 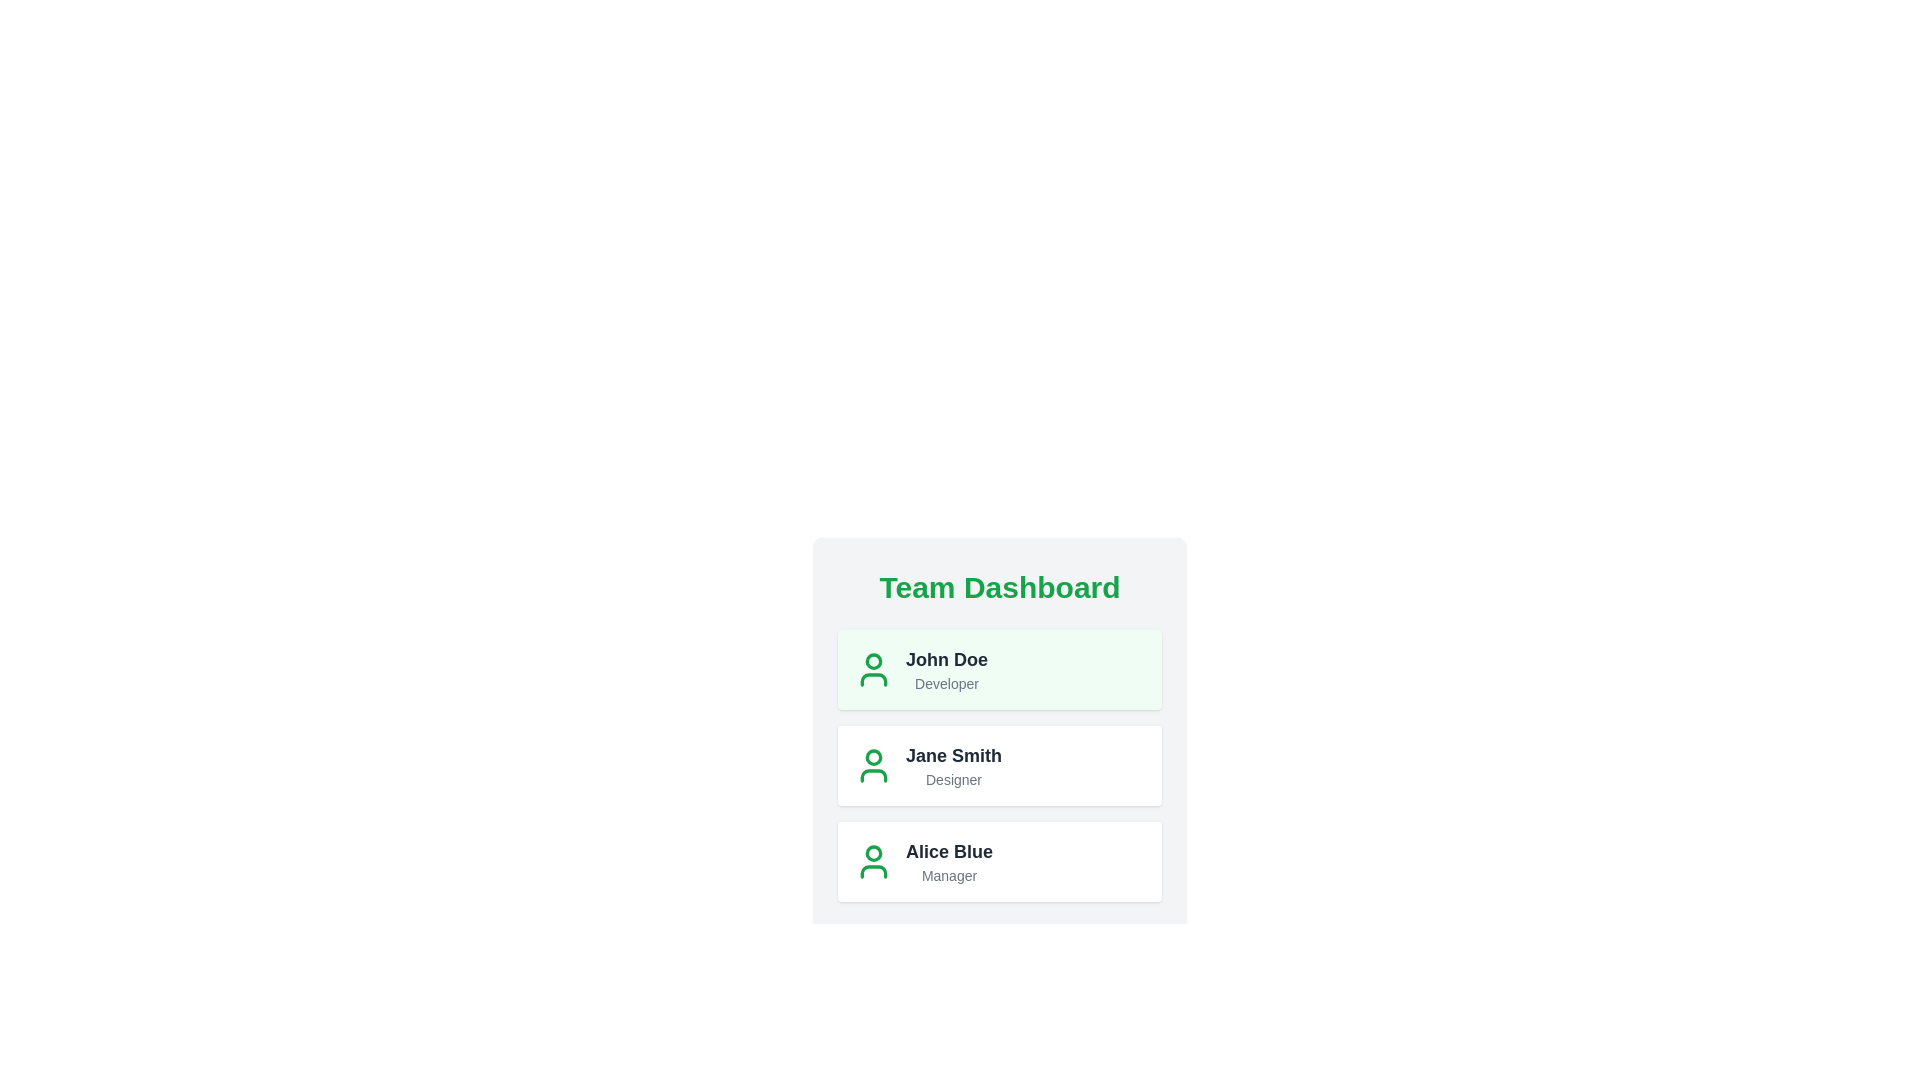 I want to click on the static text element that serves as the title for the associated profile in the 'Team Dashboard', located above the 'Developer' text and next to the user icon, so click(x=945, y=659).